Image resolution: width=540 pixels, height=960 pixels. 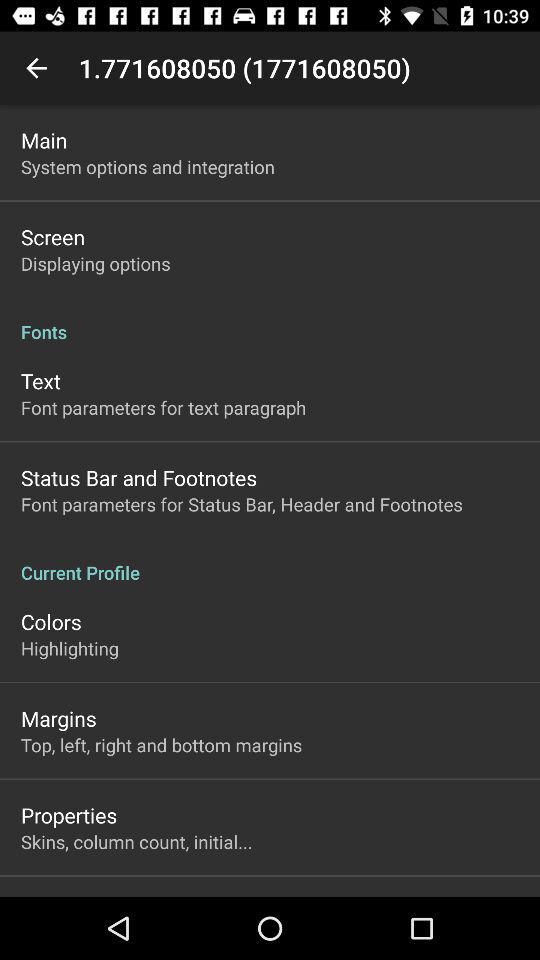 What do you see at coordinates (94, 262) in the screenshot?
I see `item above fonts` at bounding box center [94, 262].